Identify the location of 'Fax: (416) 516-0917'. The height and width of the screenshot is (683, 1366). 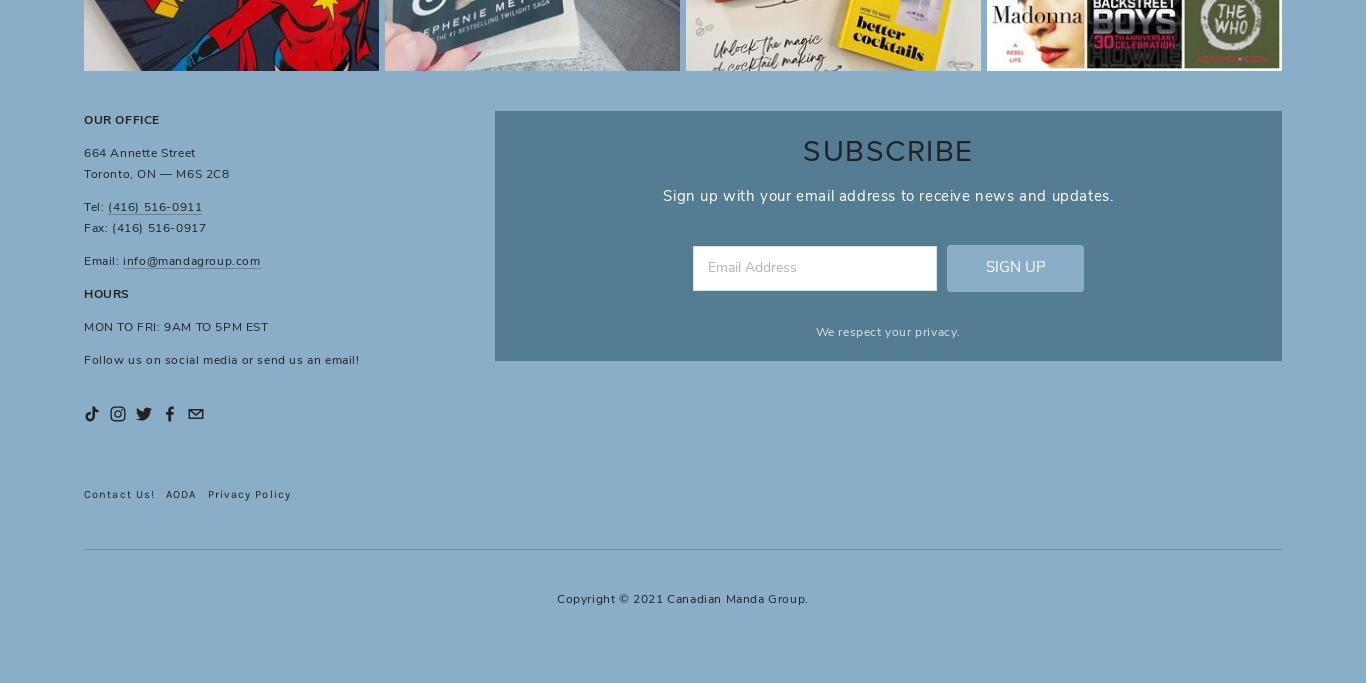
(143, 227).